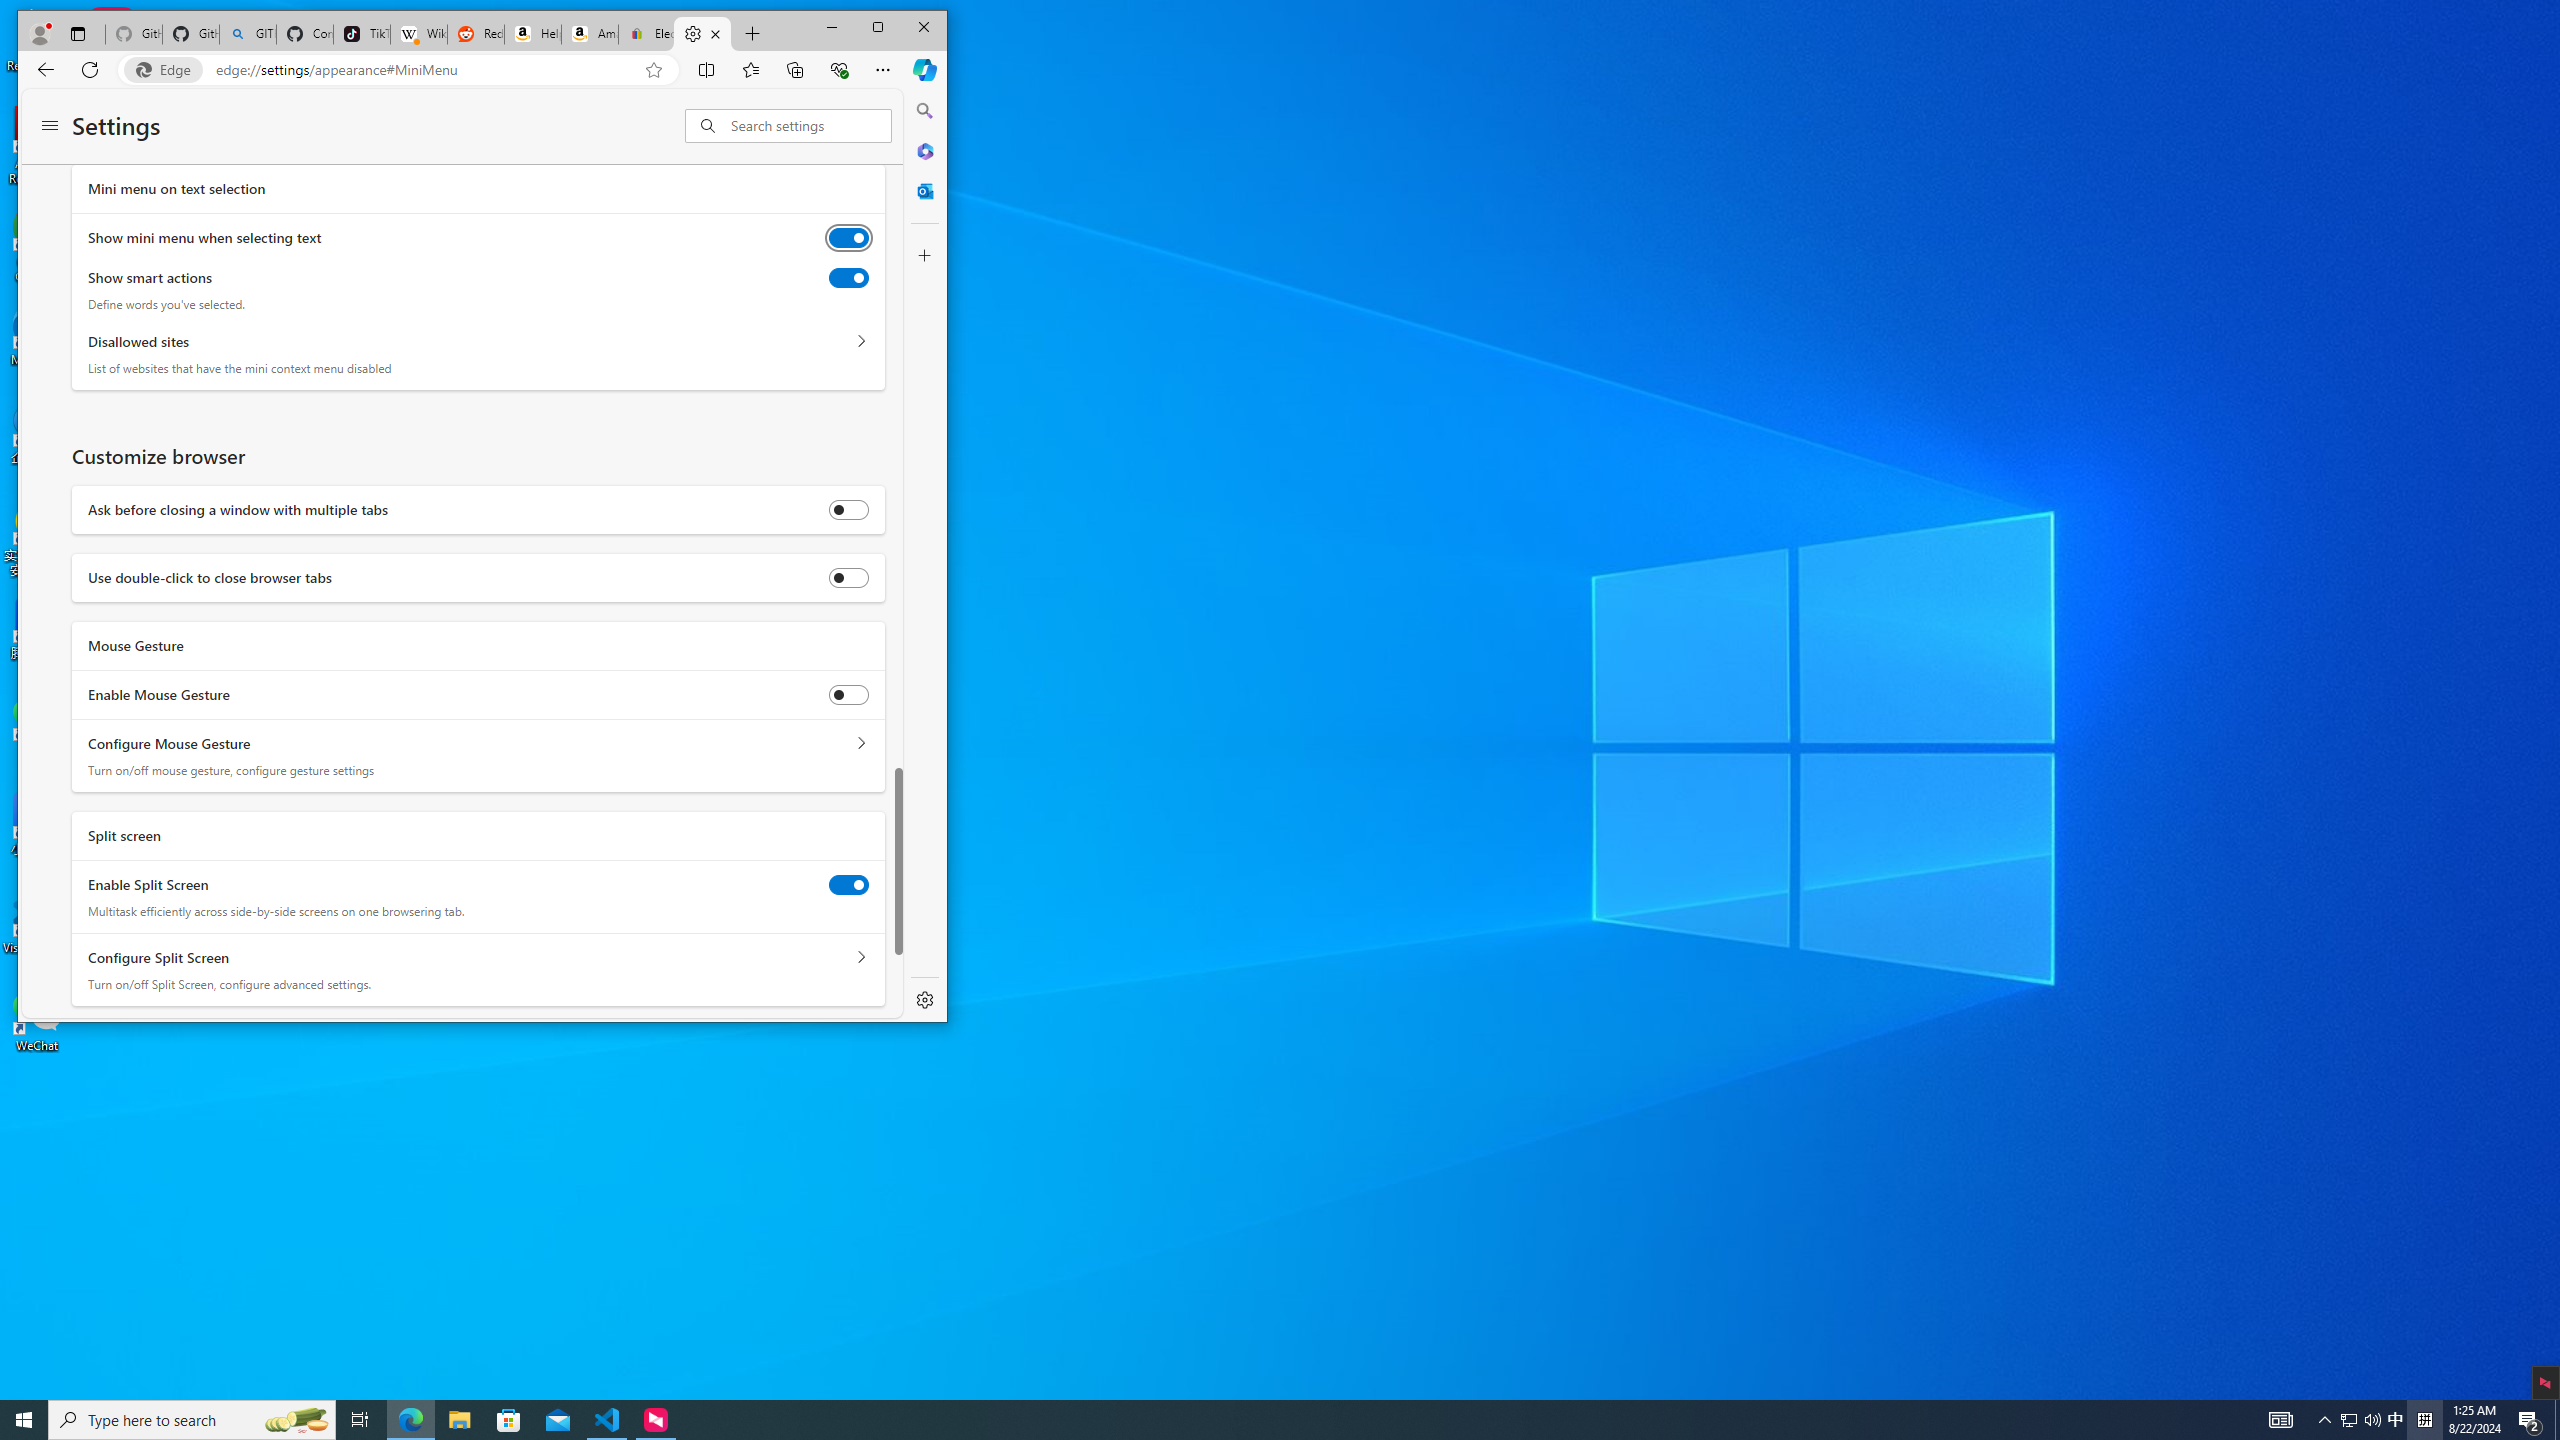  Describe the element at coordinates (2279, 1418) in the screenshot. I see `'AutomationID: 4105'` at that location.